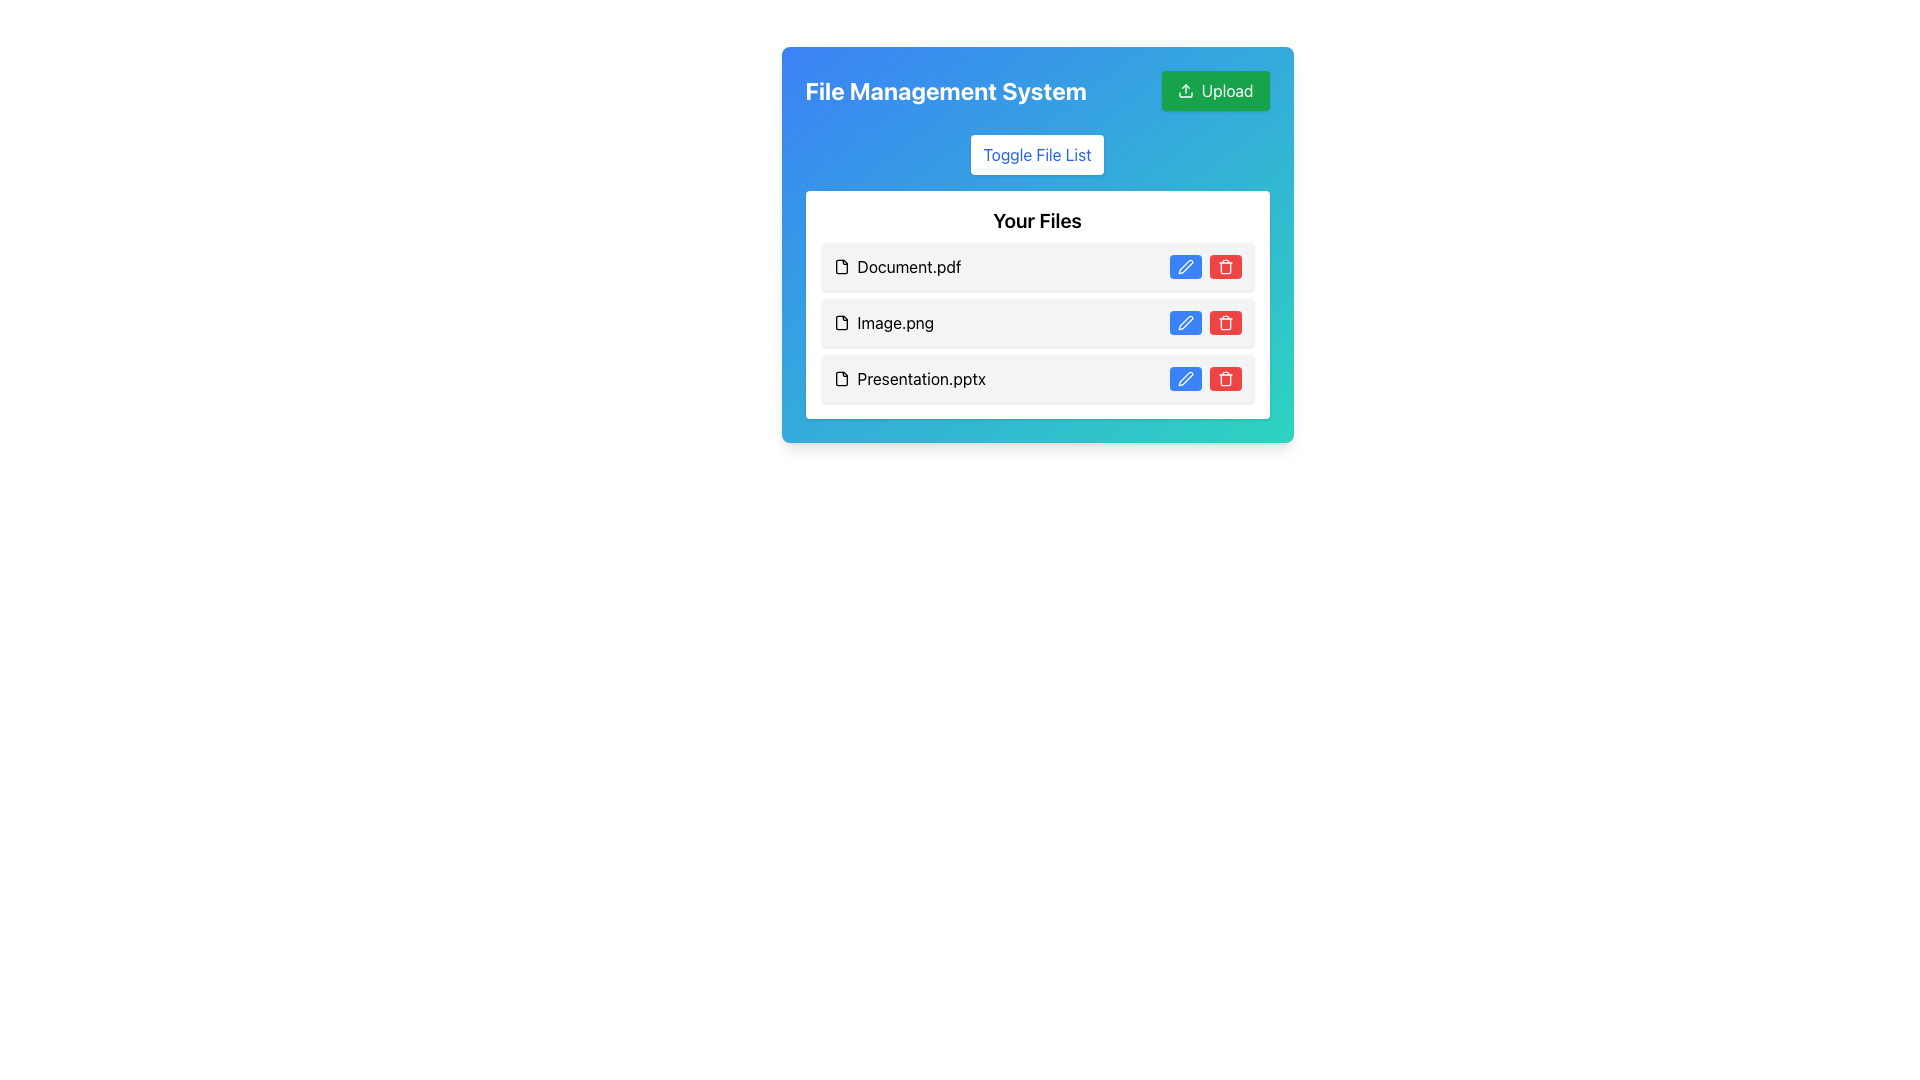  I want to click on the button that toggles the visibility of the file list displayed under 'Your Files', so click(1037, 153).